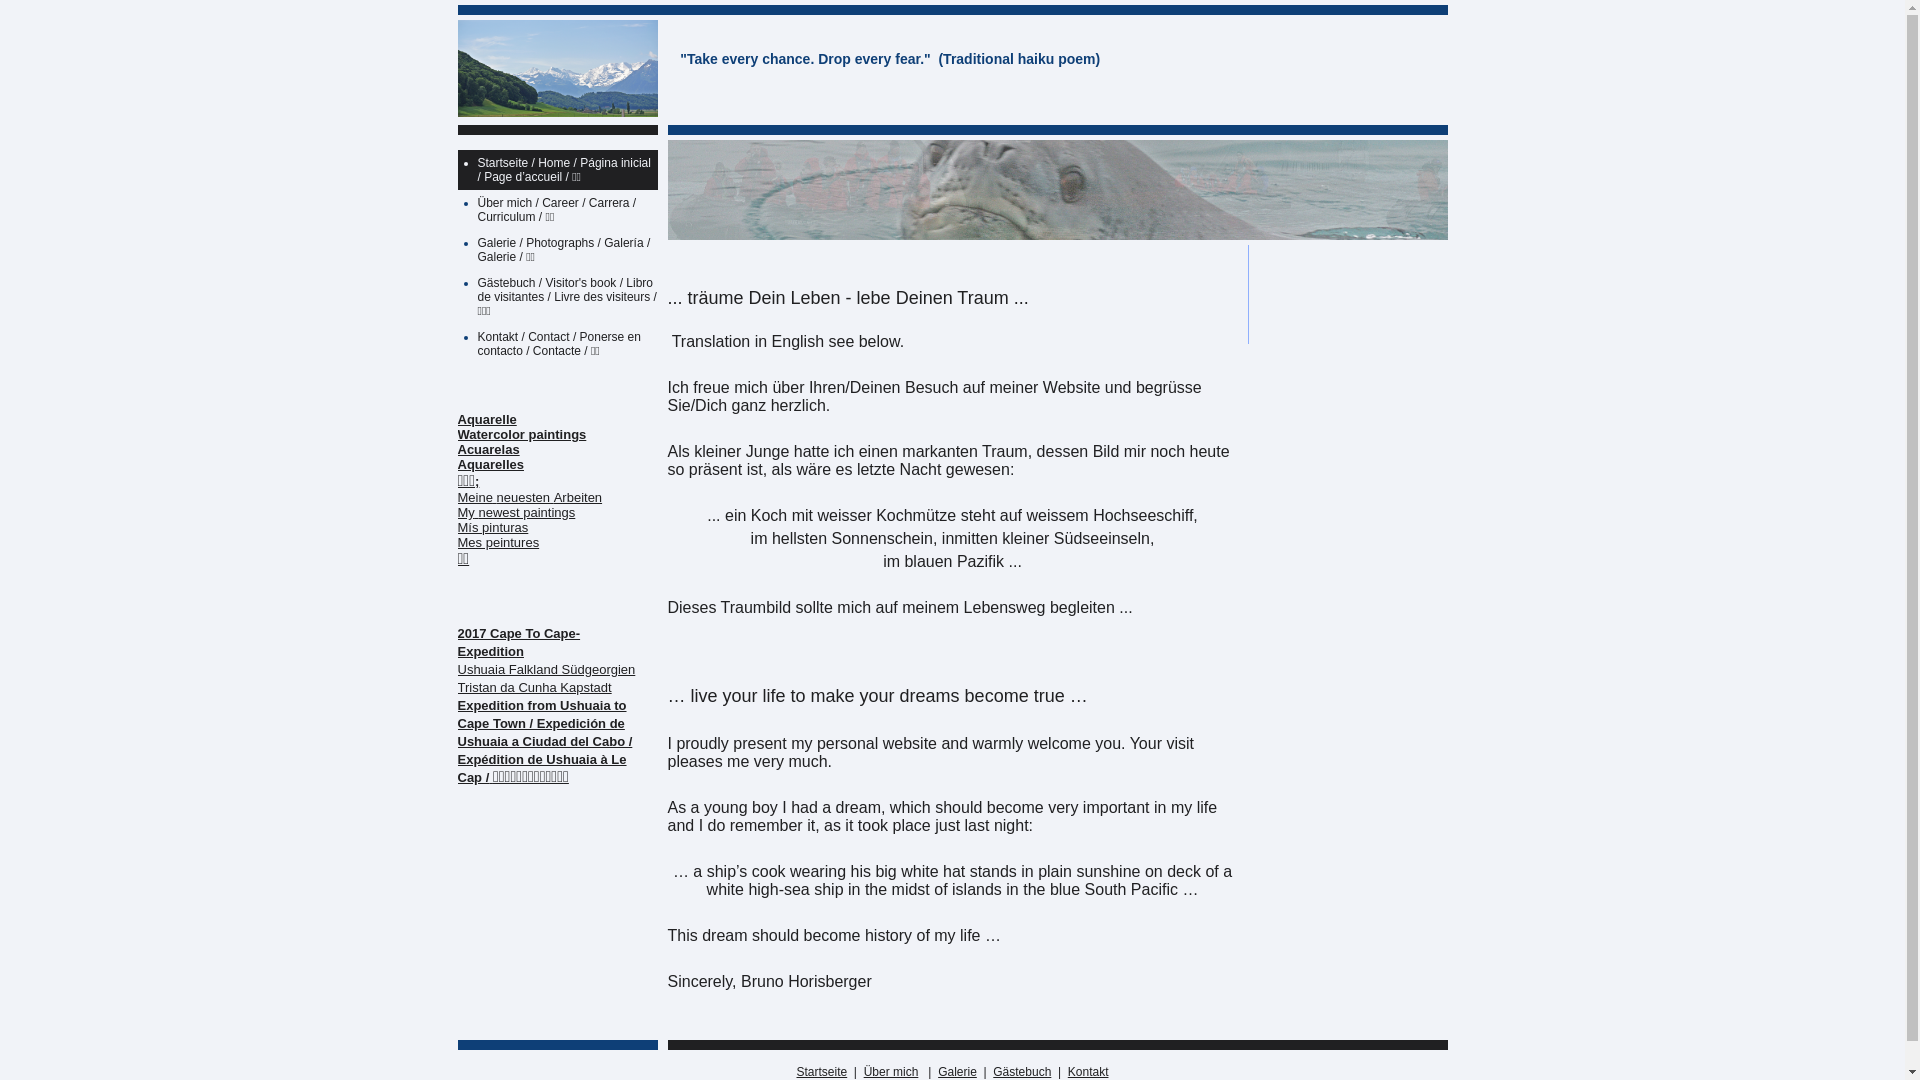  Describe the element at coordinates (487, 418) in the screenshot. I see `'Aquarelle'` at that location.